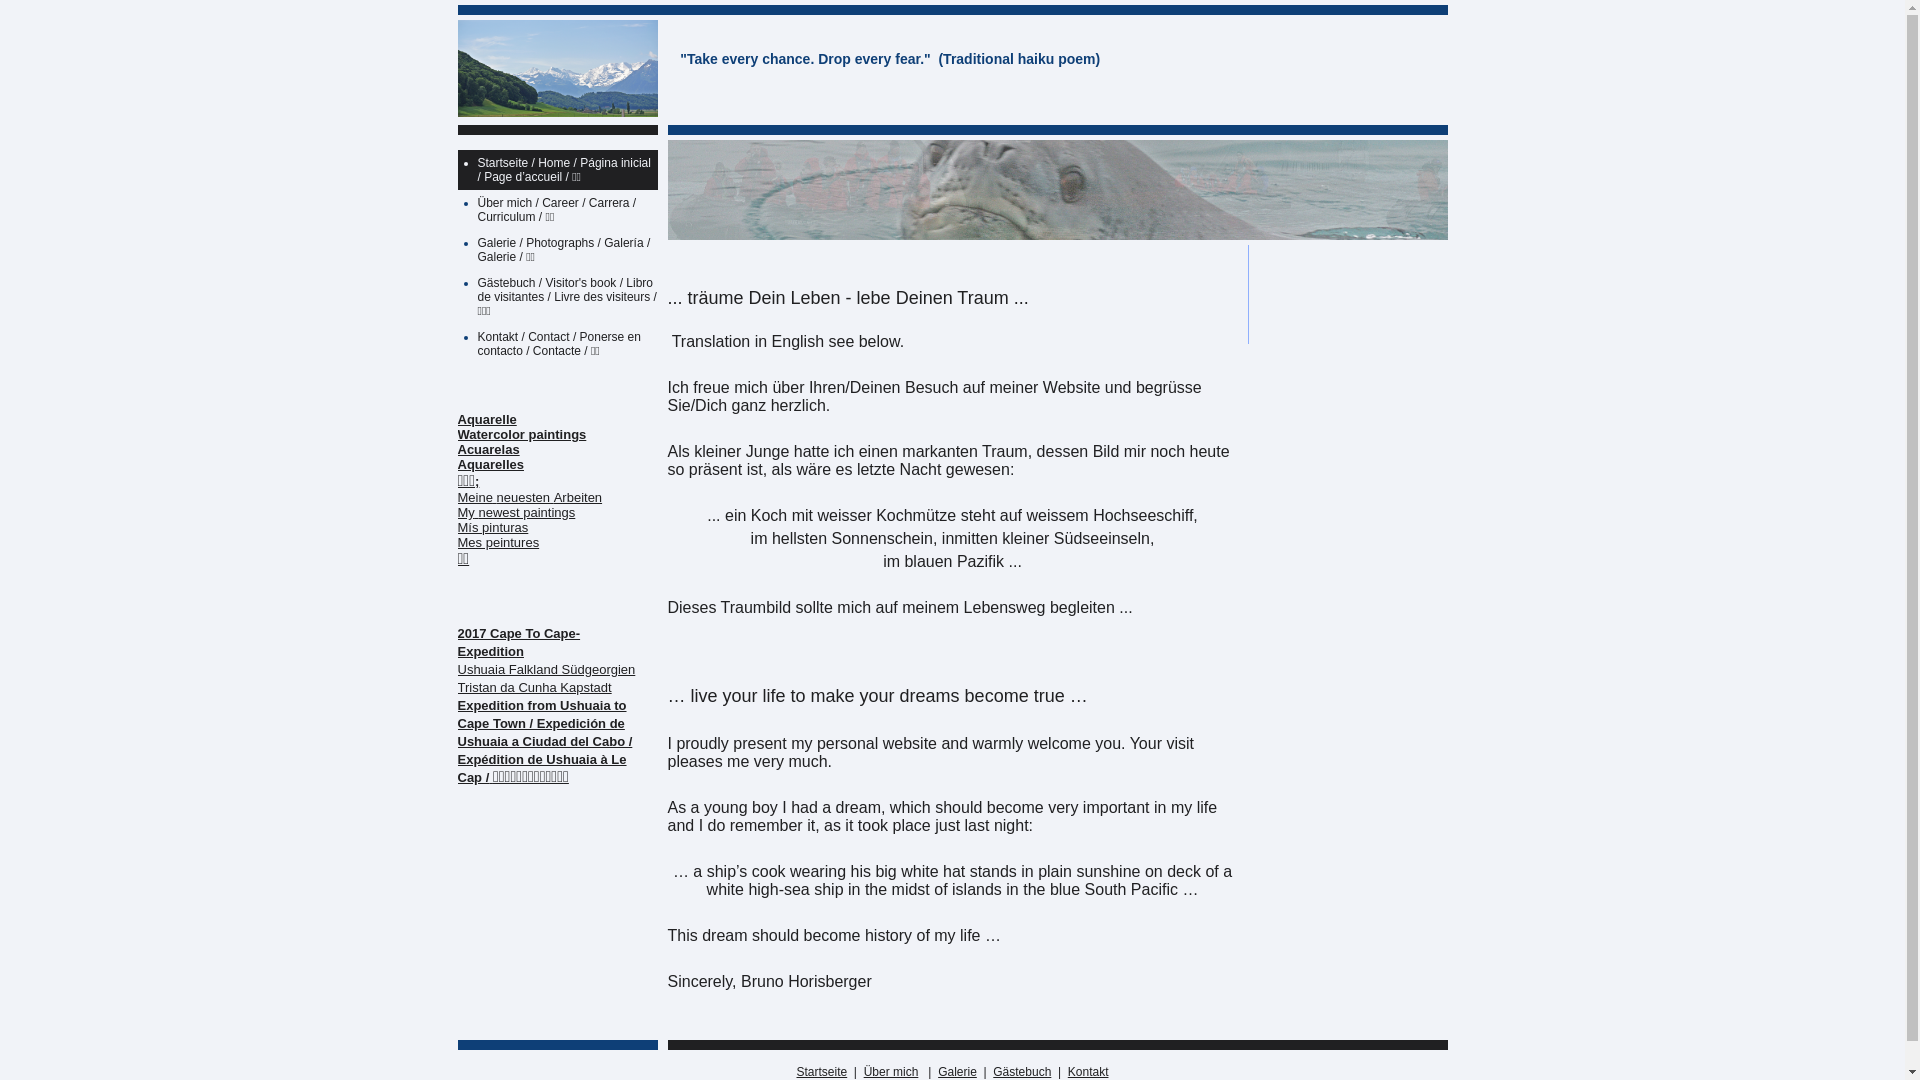  Describe the element at coordinates (487, 418) in the screenshot. I see `'Aquarelle'` at that location.